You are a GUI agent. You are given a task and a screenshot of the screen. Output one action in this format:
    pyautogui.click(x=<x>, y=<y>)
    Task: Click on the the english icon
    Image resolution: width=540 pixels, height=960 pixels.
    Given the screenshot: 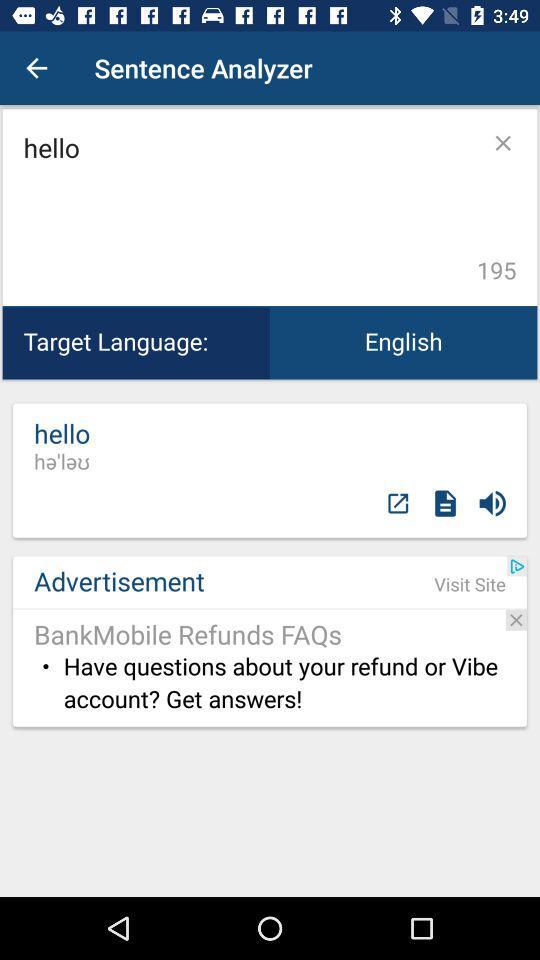 What is the action you would take?
    pyautogui.click(x=403, y=342)
    